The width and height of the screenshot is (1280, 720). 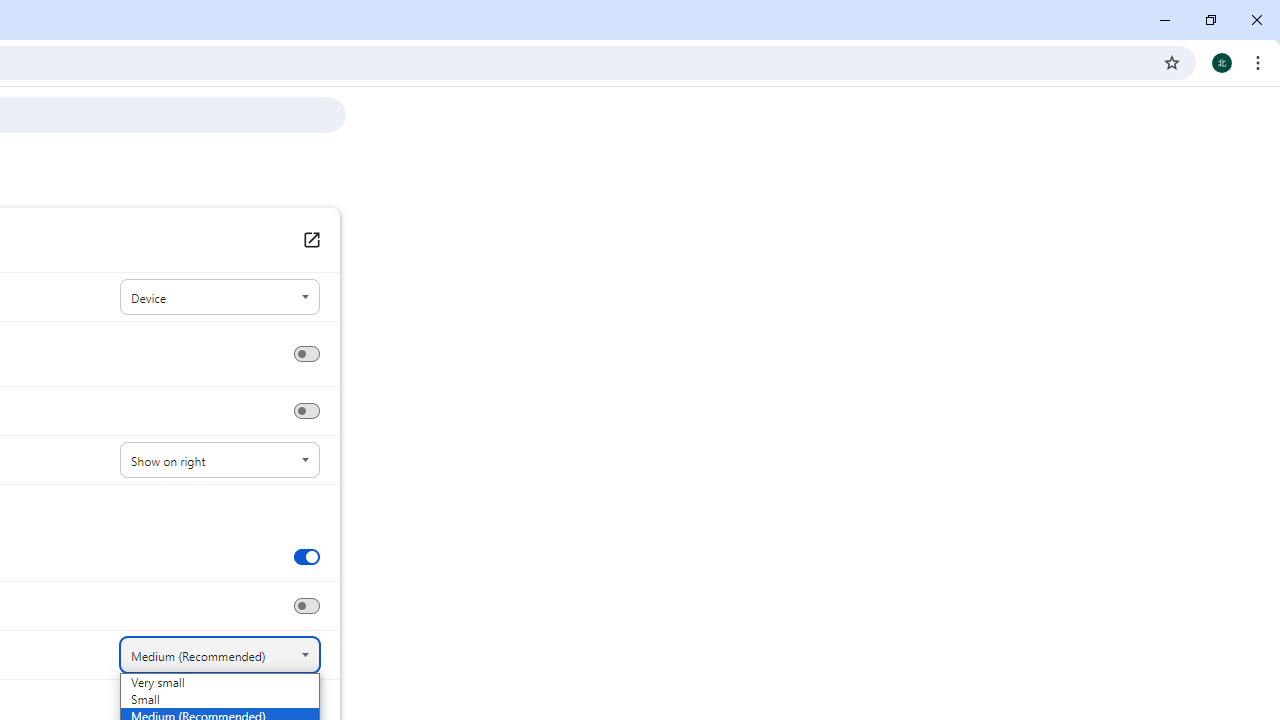 What do you see at coordinates (219, 655) in the screenshot?
I see `'Font size'` at bounding box center [219, 655].